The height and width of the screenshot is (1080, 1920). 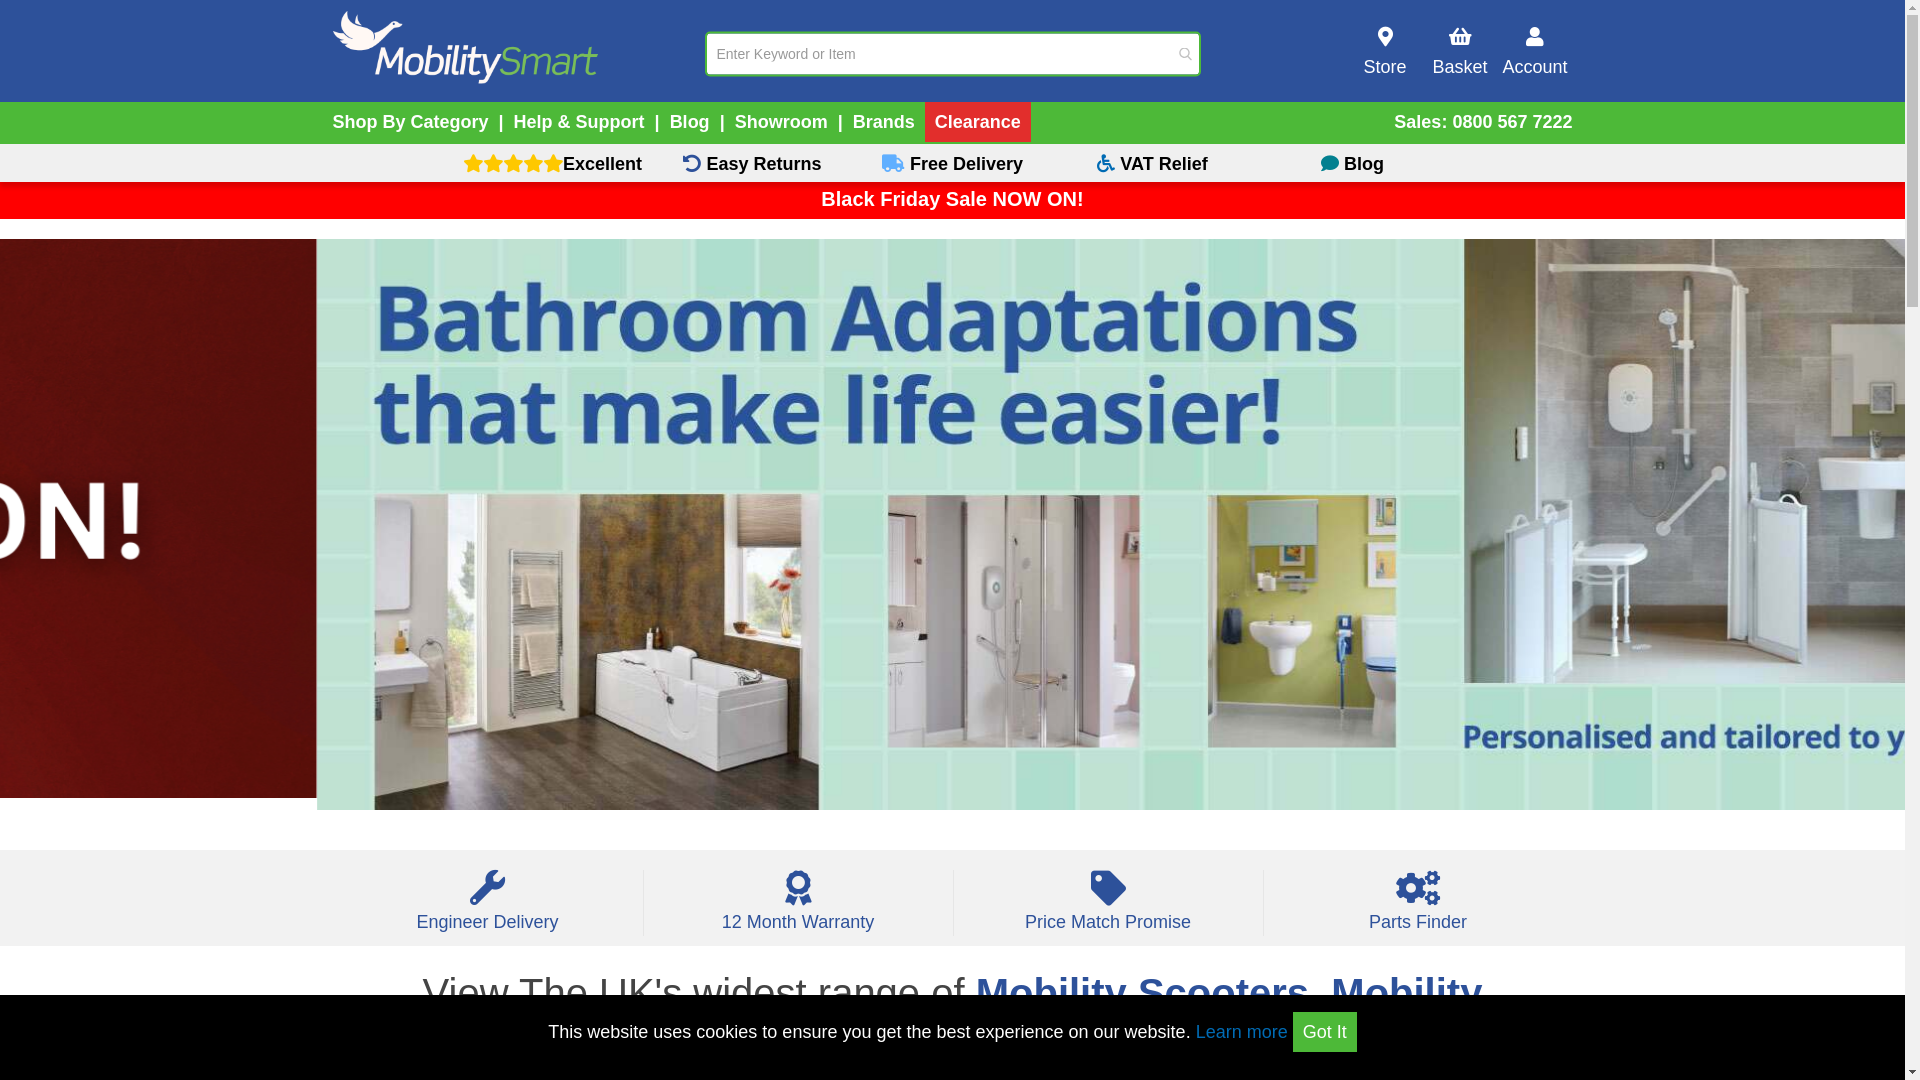 I want to click on 'Basket', so click(x=1459, y=50).